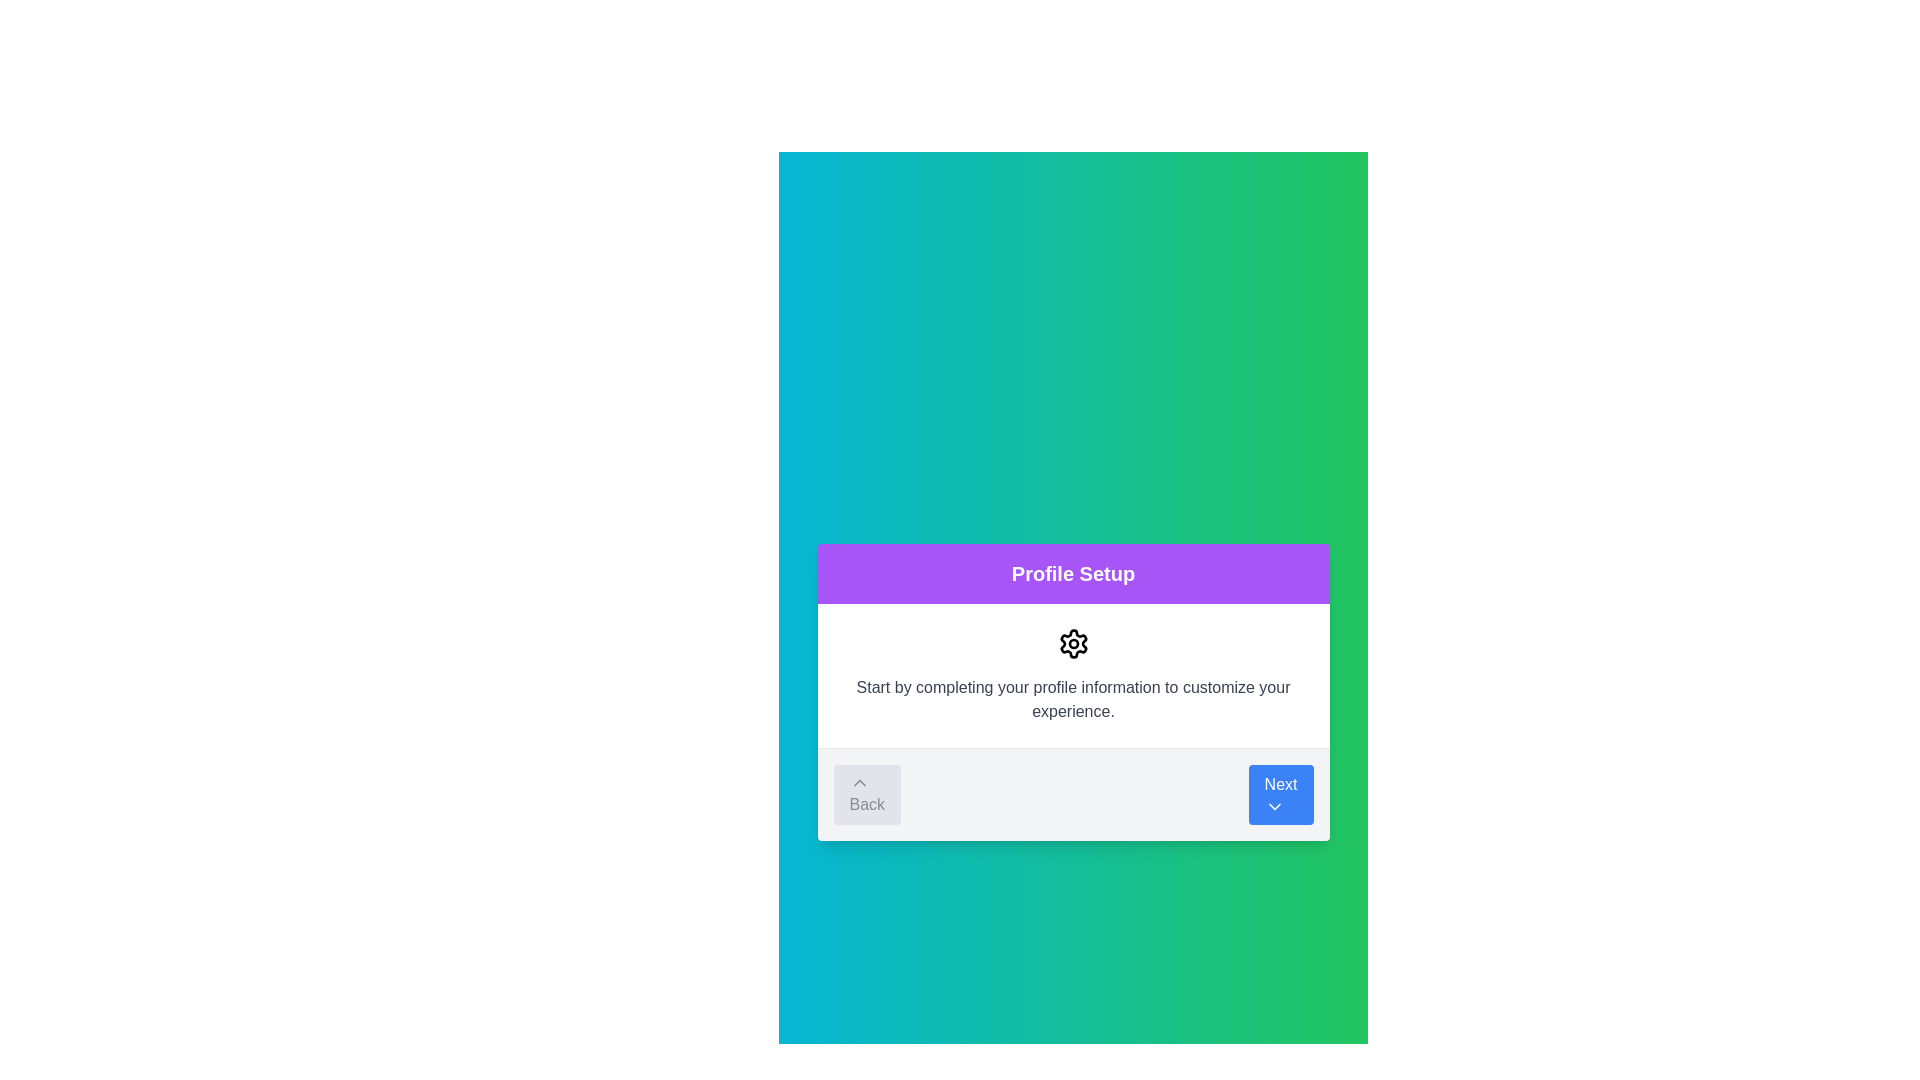 Image resolution: width=1920 pixels, height=1080 pixels. What do you see at coordinates (1072, 643) in the screenshot?
I see `the gear-shaped icon located within the 'Profile Setup' dialog box, which is centered beneath the title and above the instructional text` at bounding box center [1072, 643].